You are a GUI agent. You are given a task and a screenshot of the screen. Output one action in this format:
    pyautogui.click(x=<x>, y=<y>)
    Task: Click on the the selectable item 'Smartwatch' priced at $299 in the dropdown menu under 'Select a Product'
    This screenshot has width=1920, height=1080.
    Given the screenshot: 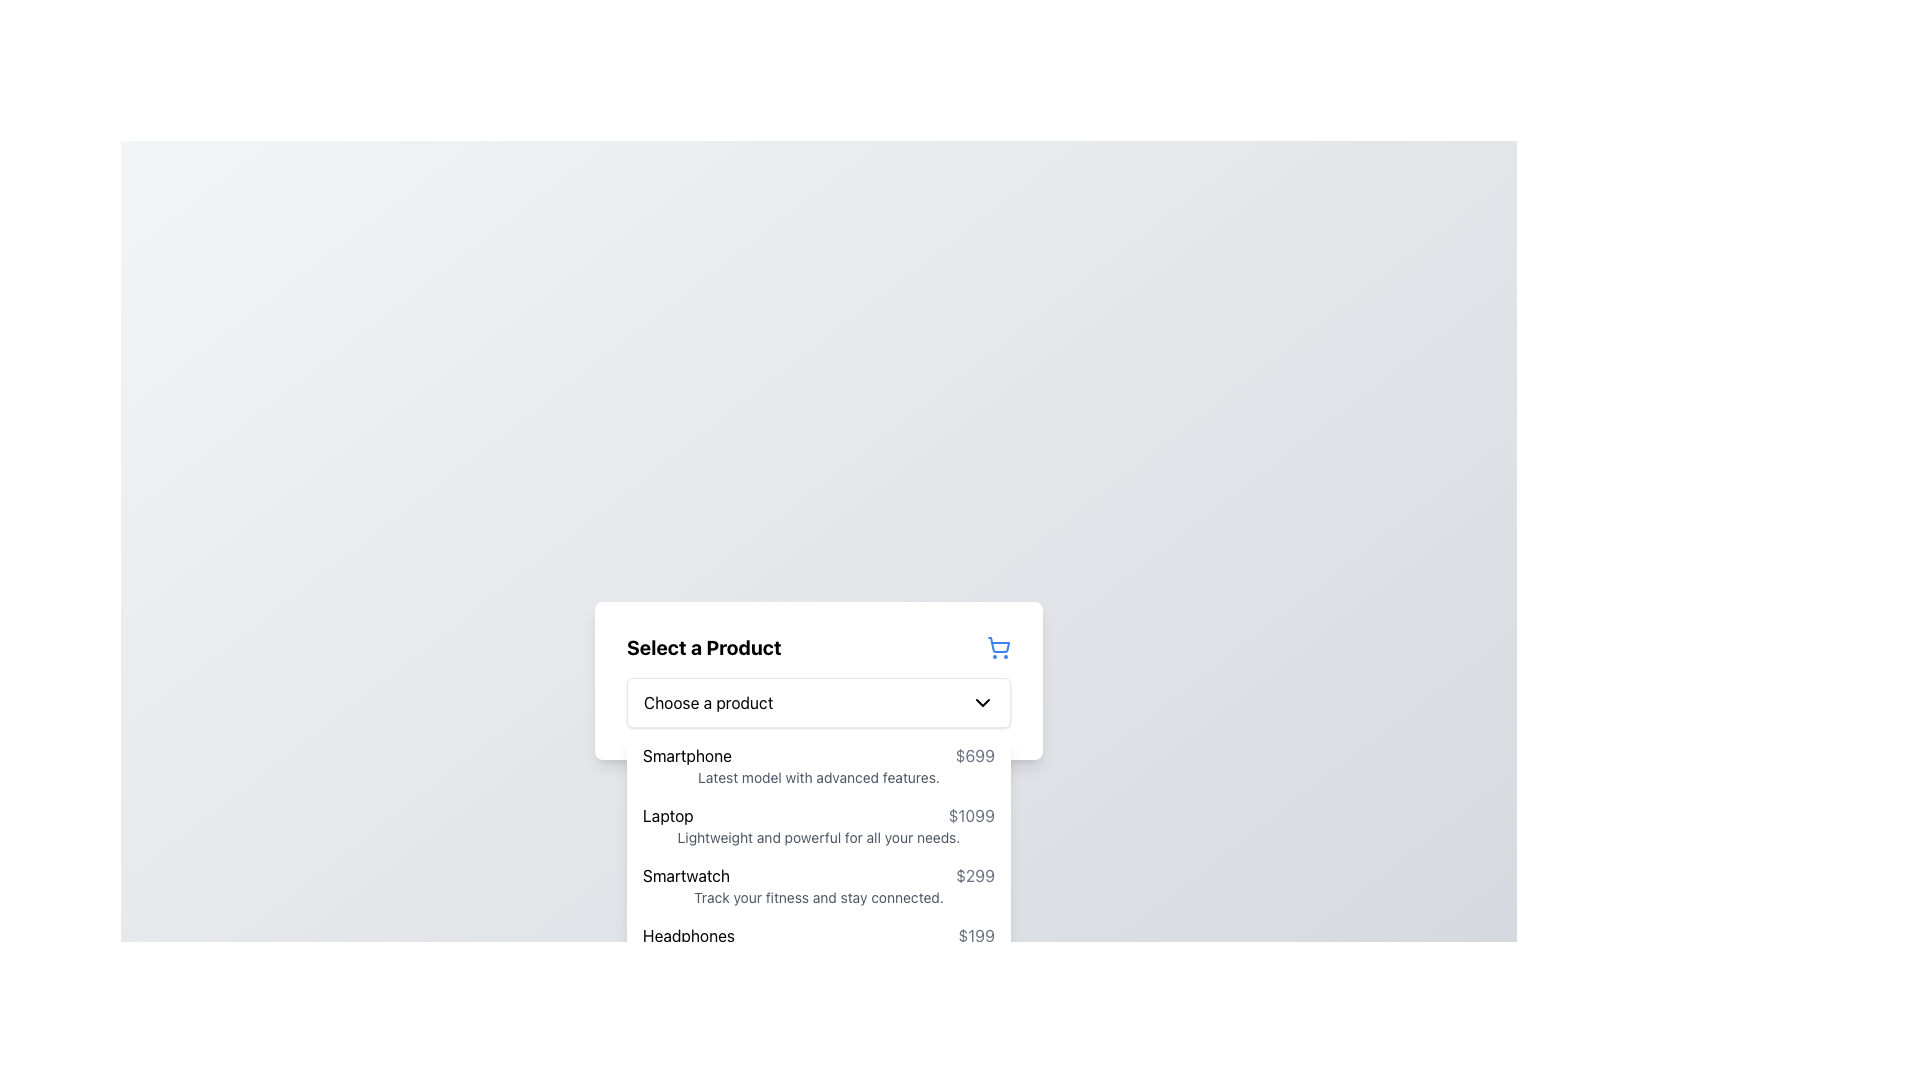 What is the action you would take?
    pyautogui.click(x=819, y=874)
    